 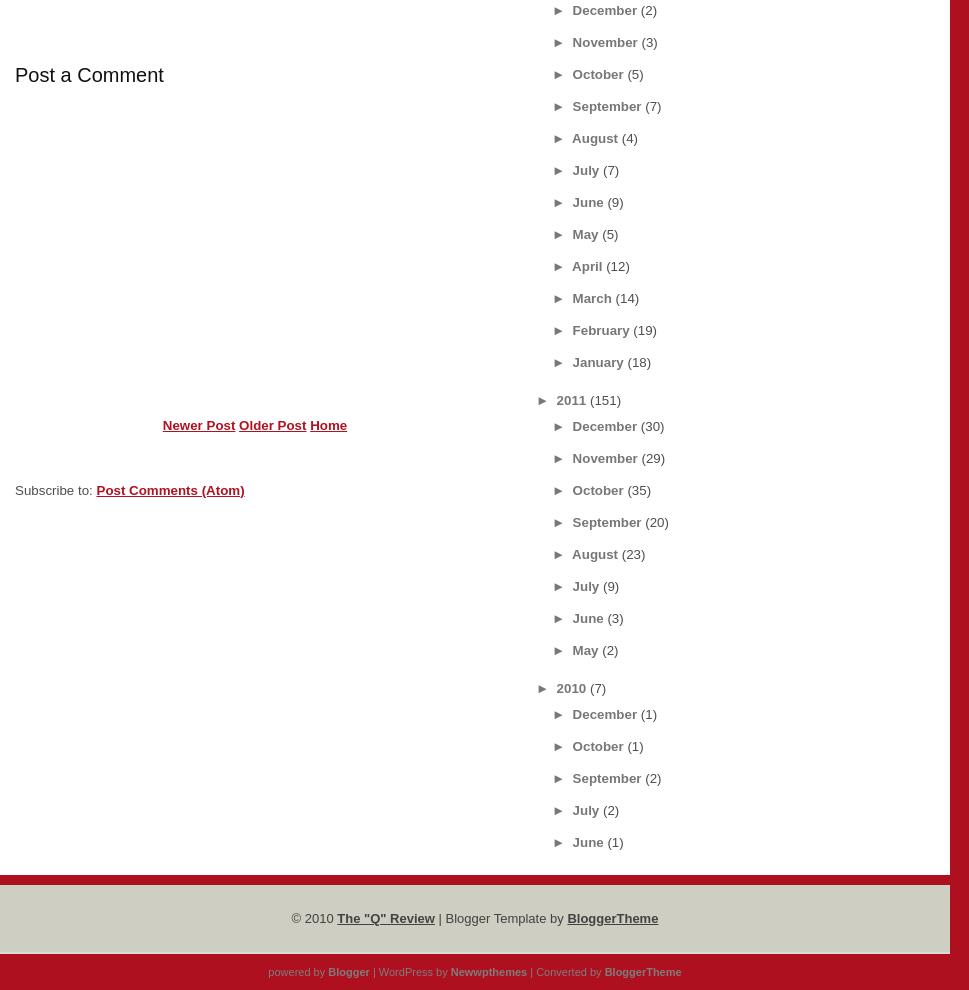 I want to click on '| WordPress by', so click(x=408, y=971).